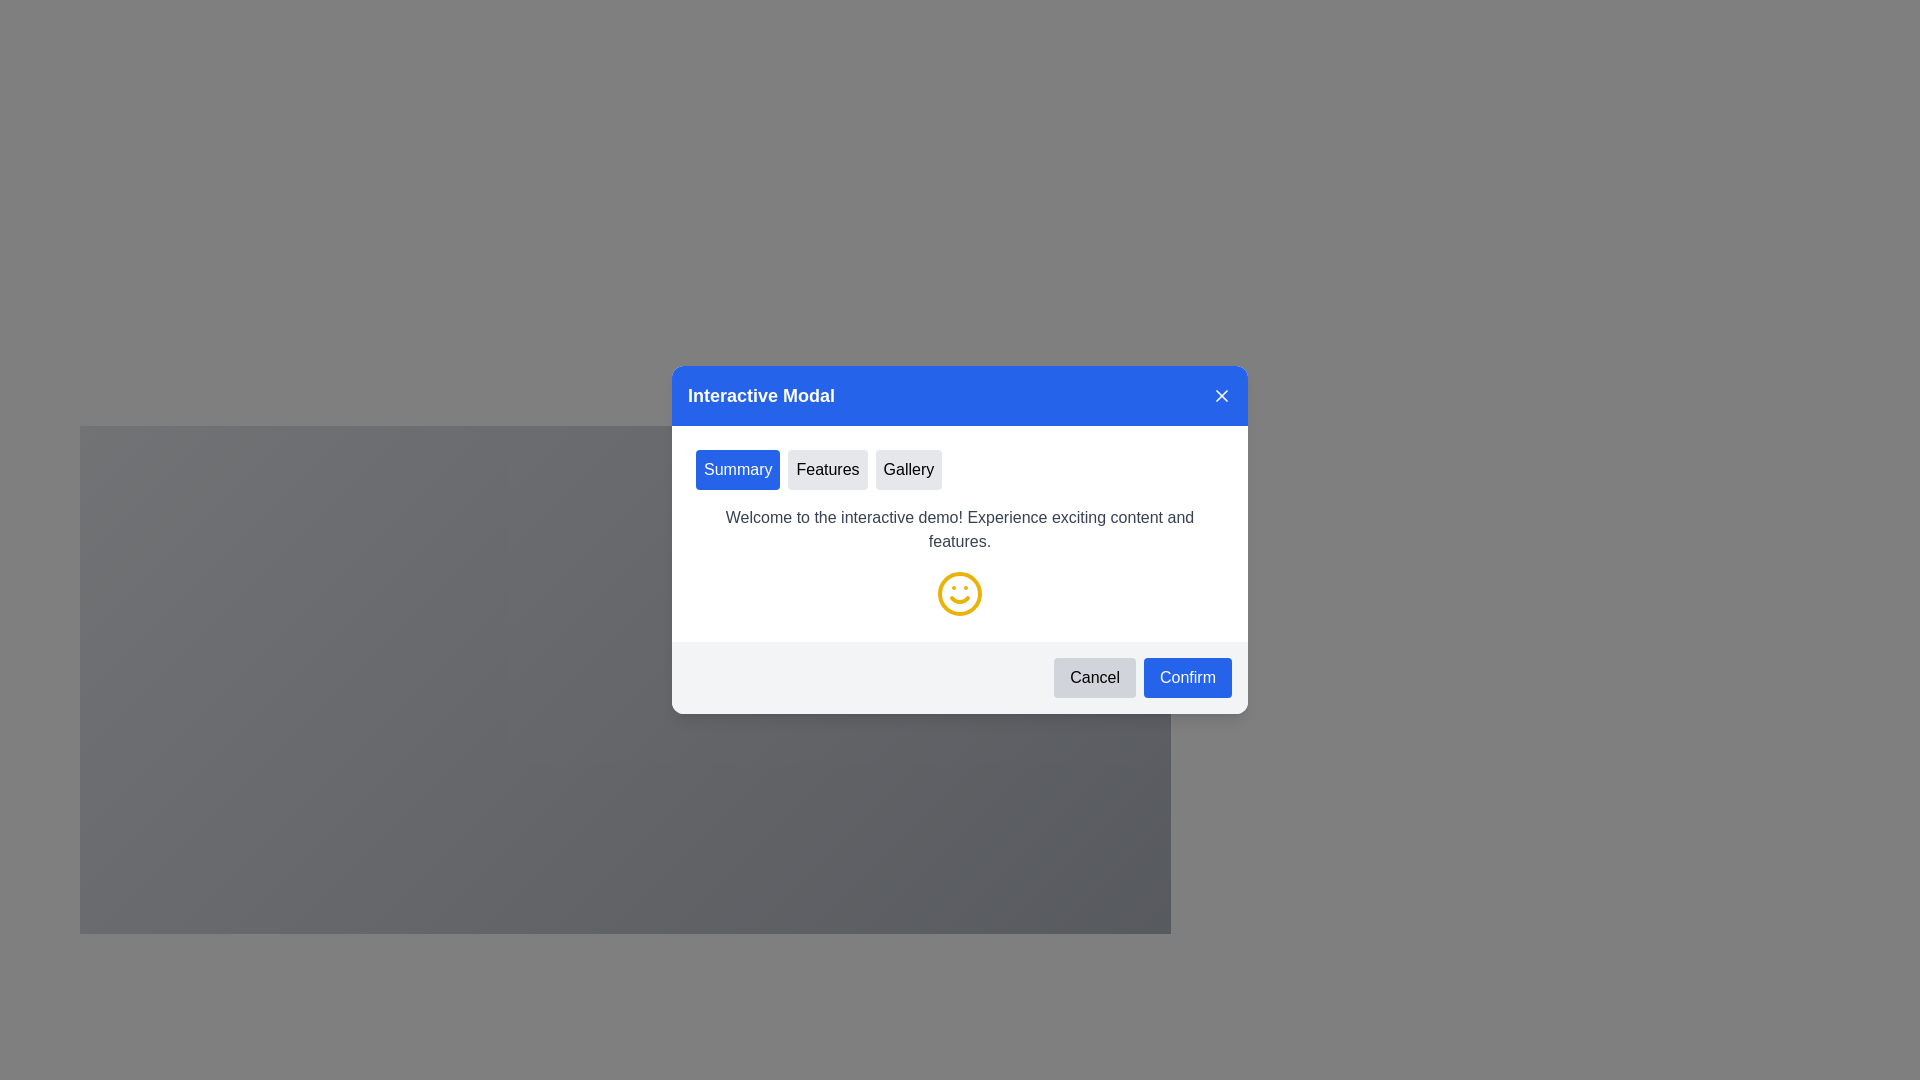 The width and height of the screenshot is (1920, 1080). What do you see at coordinates (960, 593) in the screenshot?
I see `the decorative icon located directly underneath the welcome text in the modal dialog` at bounding box center [960, 593].